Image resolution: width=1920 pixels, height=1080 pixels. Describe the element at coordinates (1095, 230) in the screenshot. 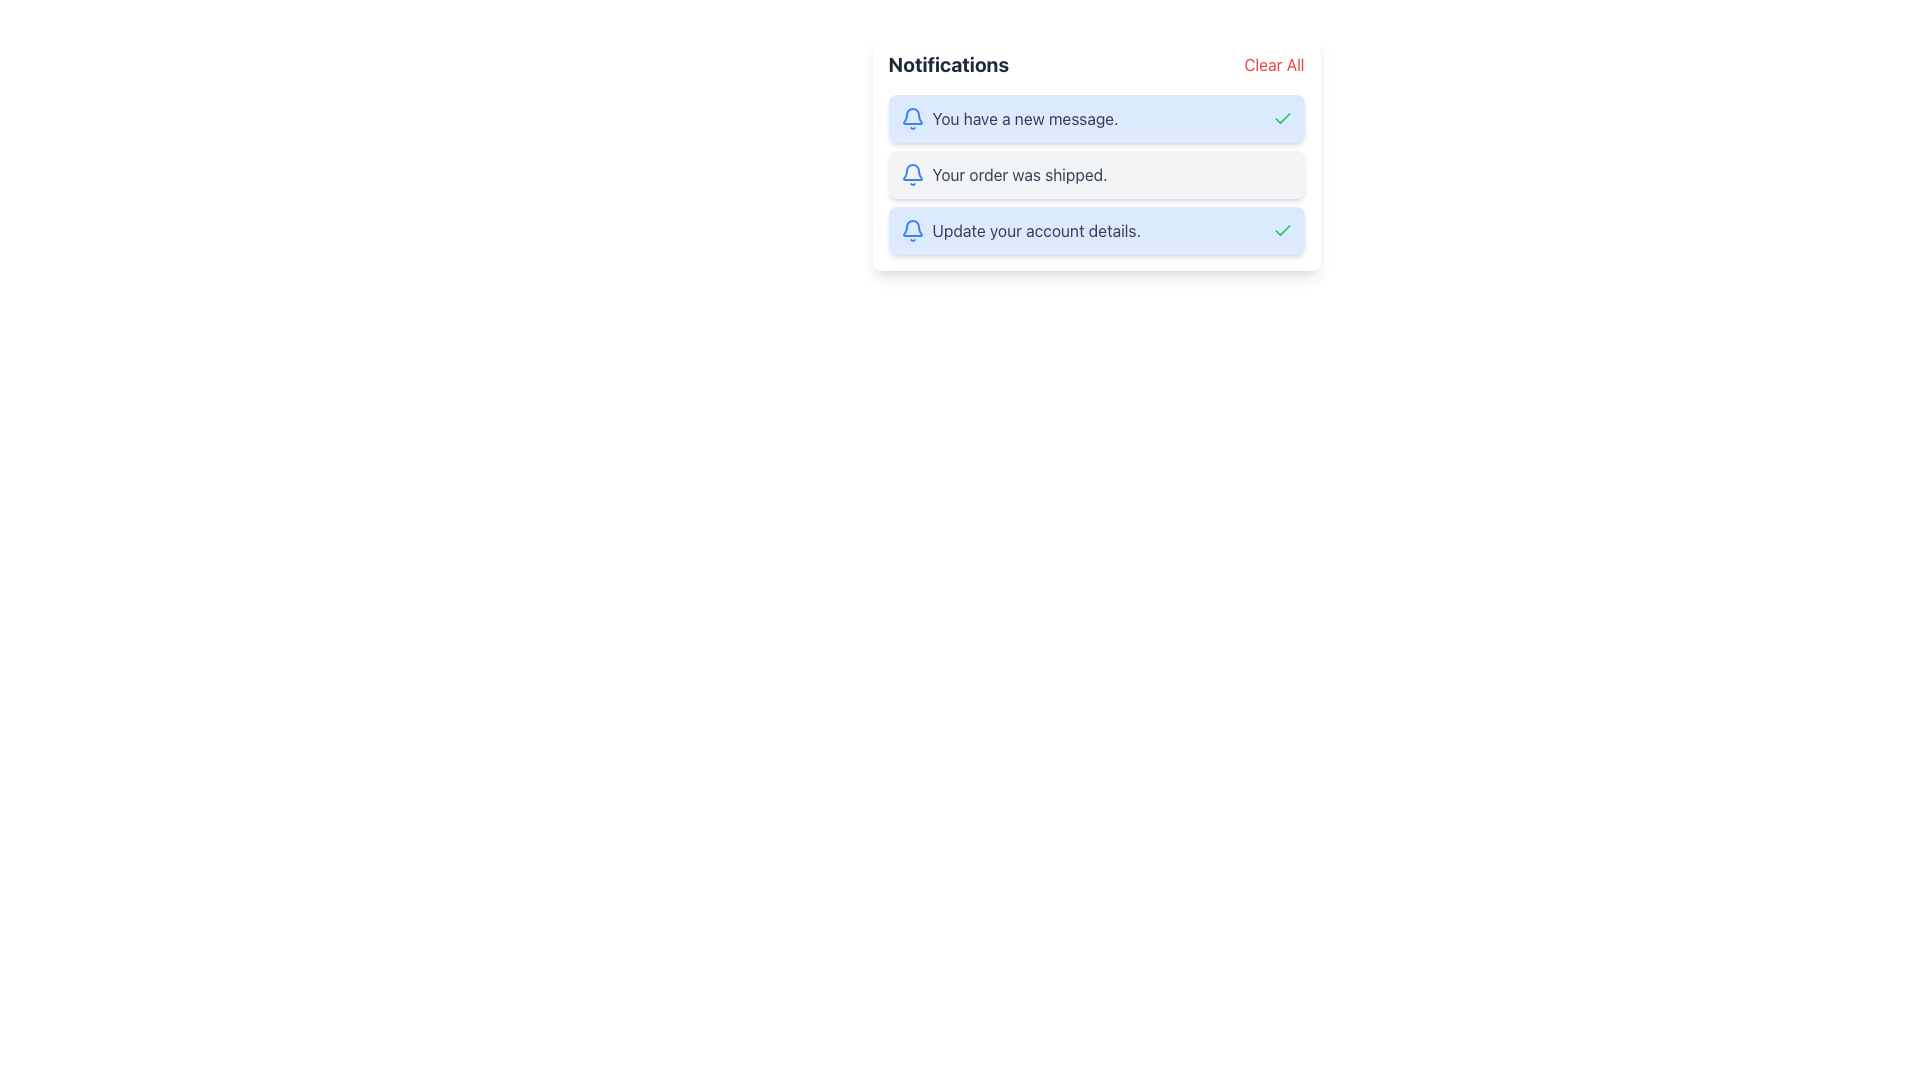

I see `the non-interactive Notification Card that informs the user about updating account details, which is the third card in the notification panel` at that location.